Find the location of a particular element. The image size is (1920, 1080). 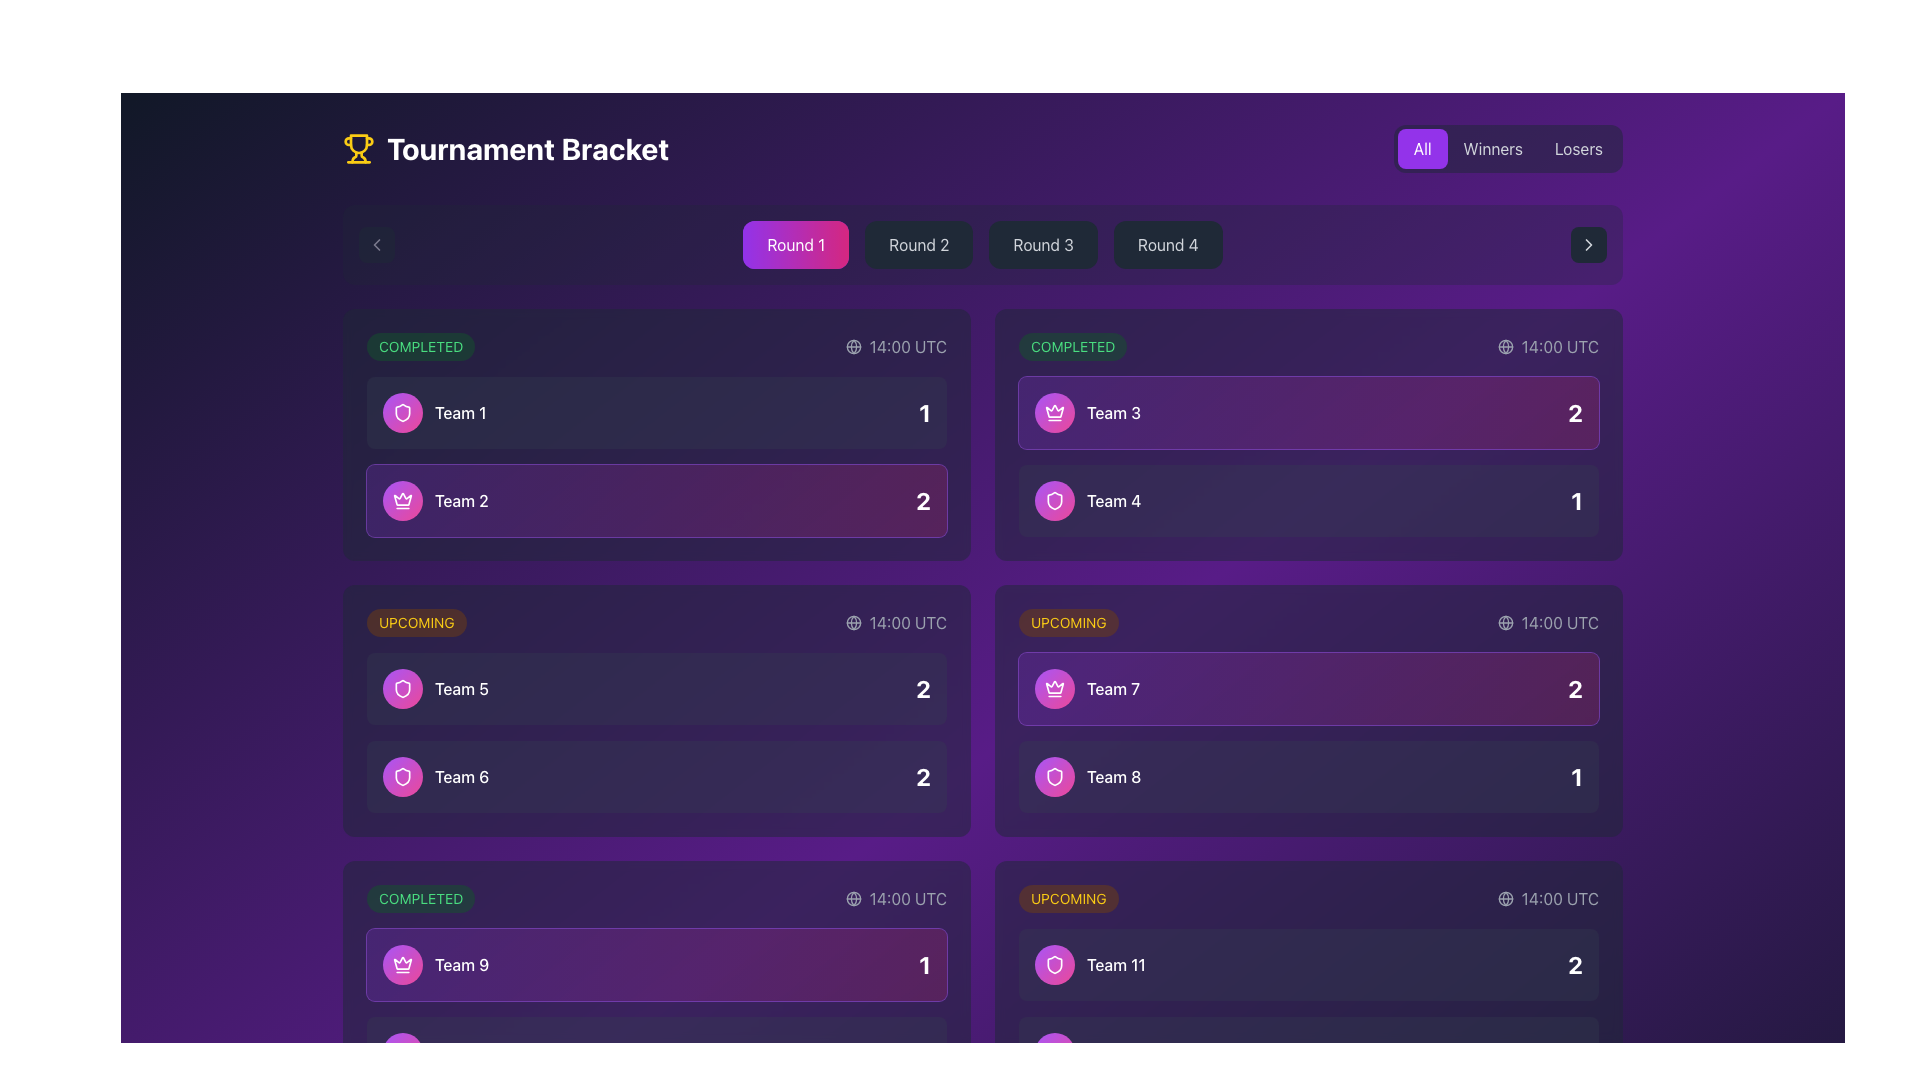

the text label 'Team 8' with a circular icon that has a gradient from purple to pink and a white shield symbol, located in the bottom-right area of the interface is located at coordinates (1087, 775).